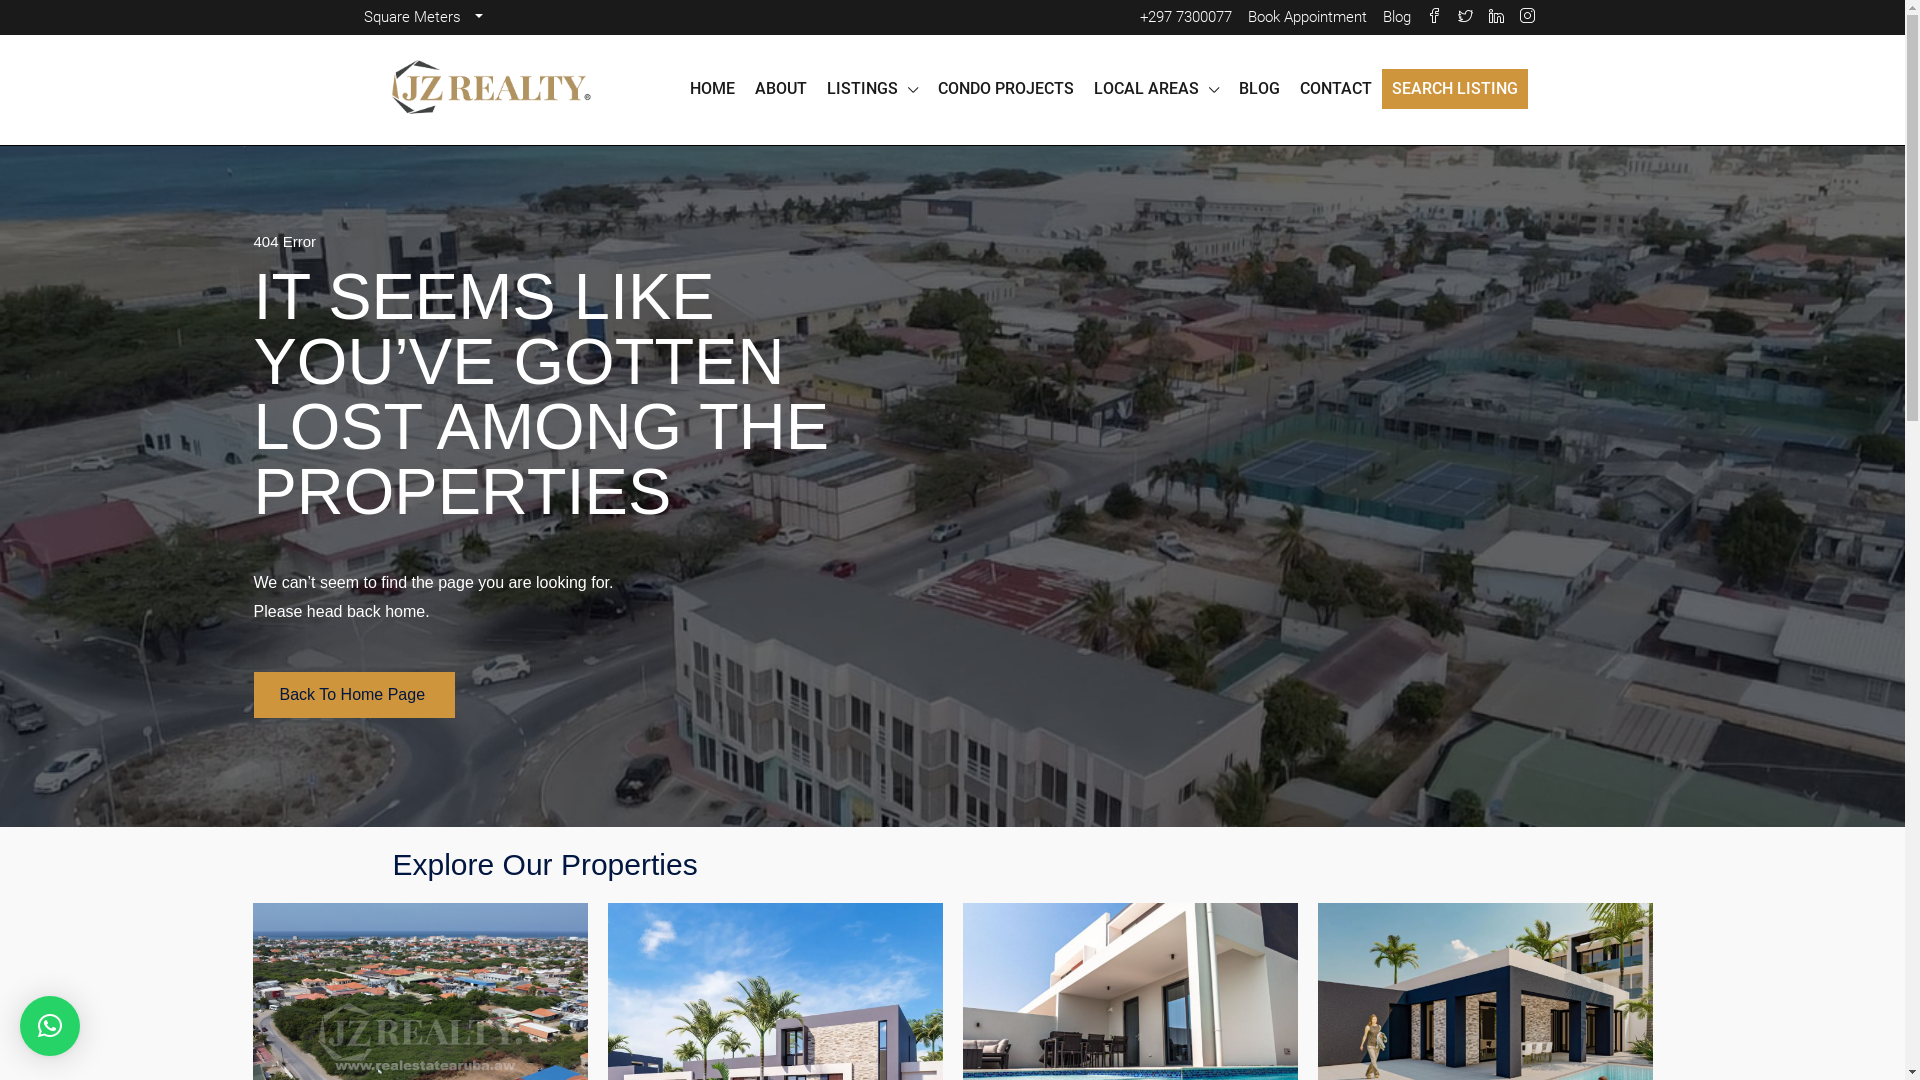 The height and width of the screenshot is (1080, 1920). Describe the element at coordinates (361, 17) in the screenshot. I see `'Square Meters'` at that location.